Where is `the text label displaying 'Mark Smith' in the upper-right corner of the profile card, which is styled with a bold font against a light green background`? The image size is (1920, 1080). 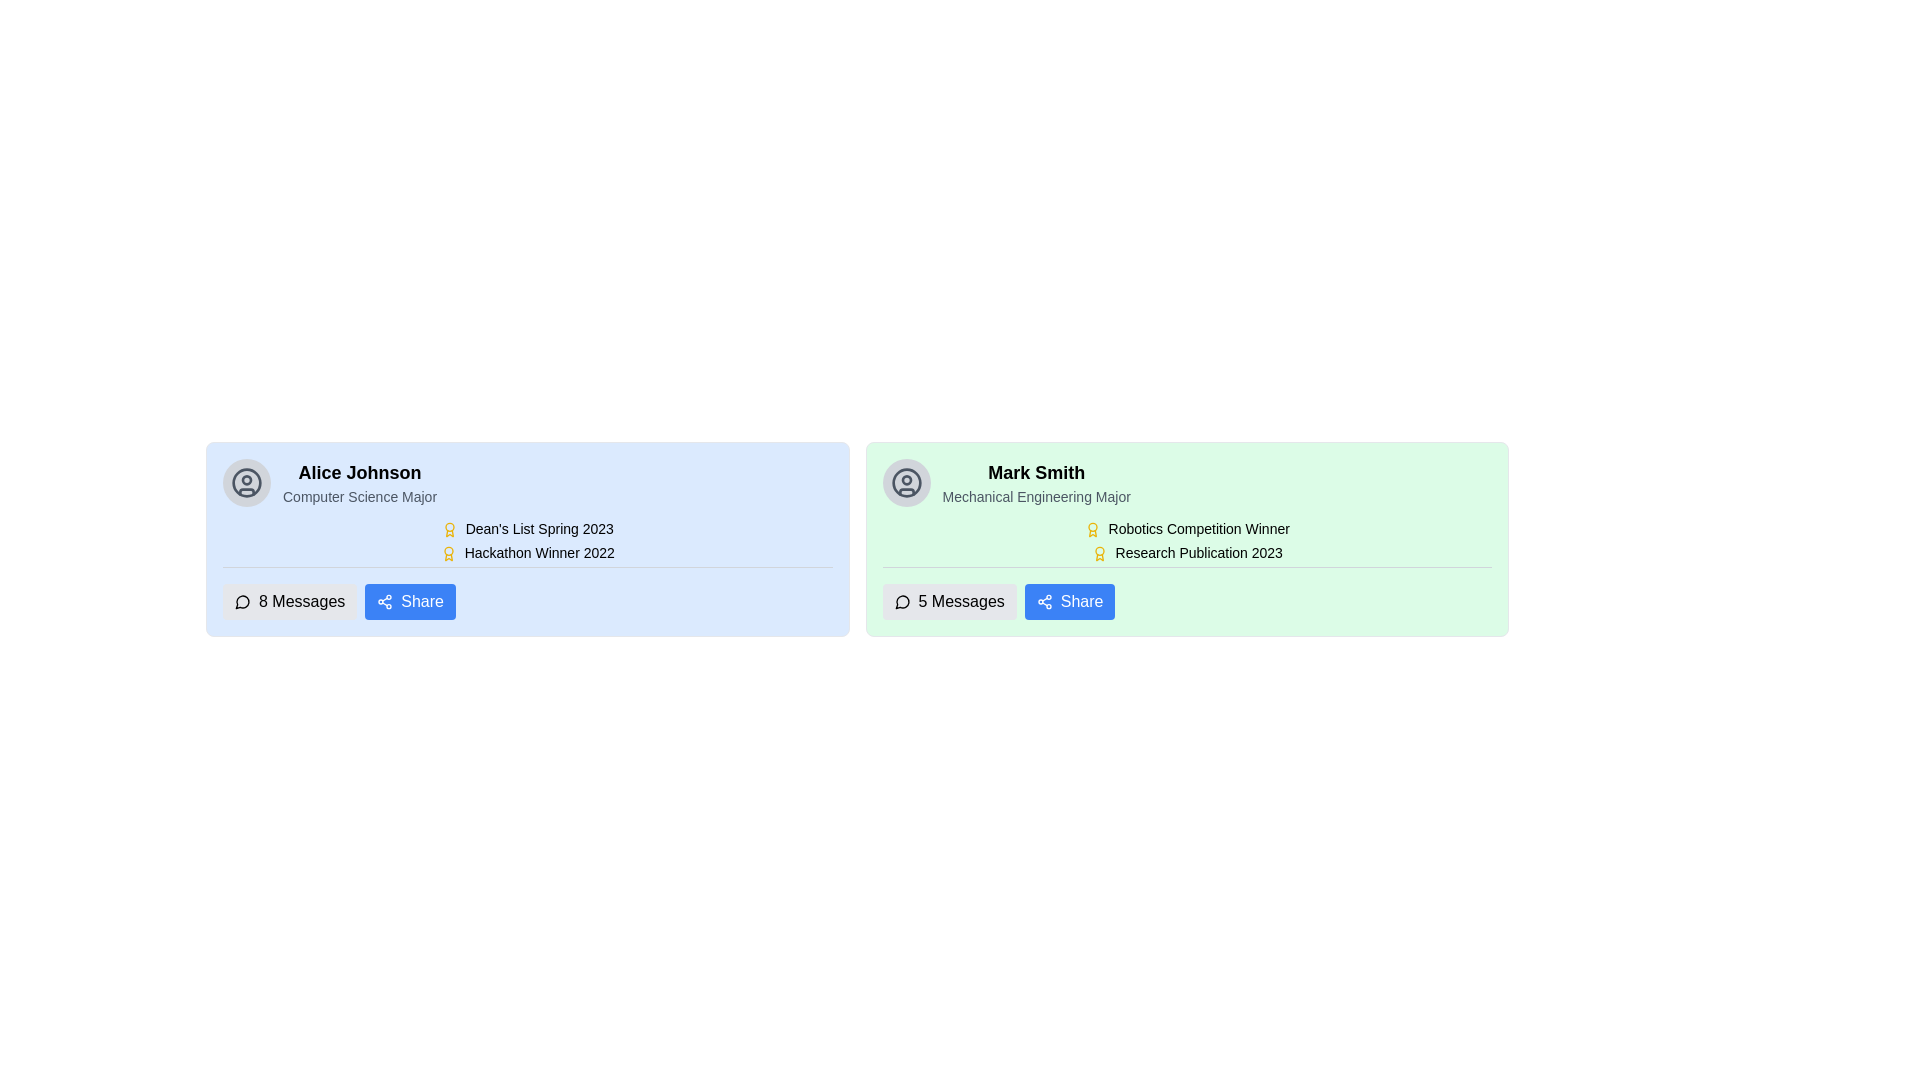
the text label displaying 'Mark Smith' in the upper-right corner of the profile card, which is styled with a bold font against a light green background is located at coordinates (1036, 473).